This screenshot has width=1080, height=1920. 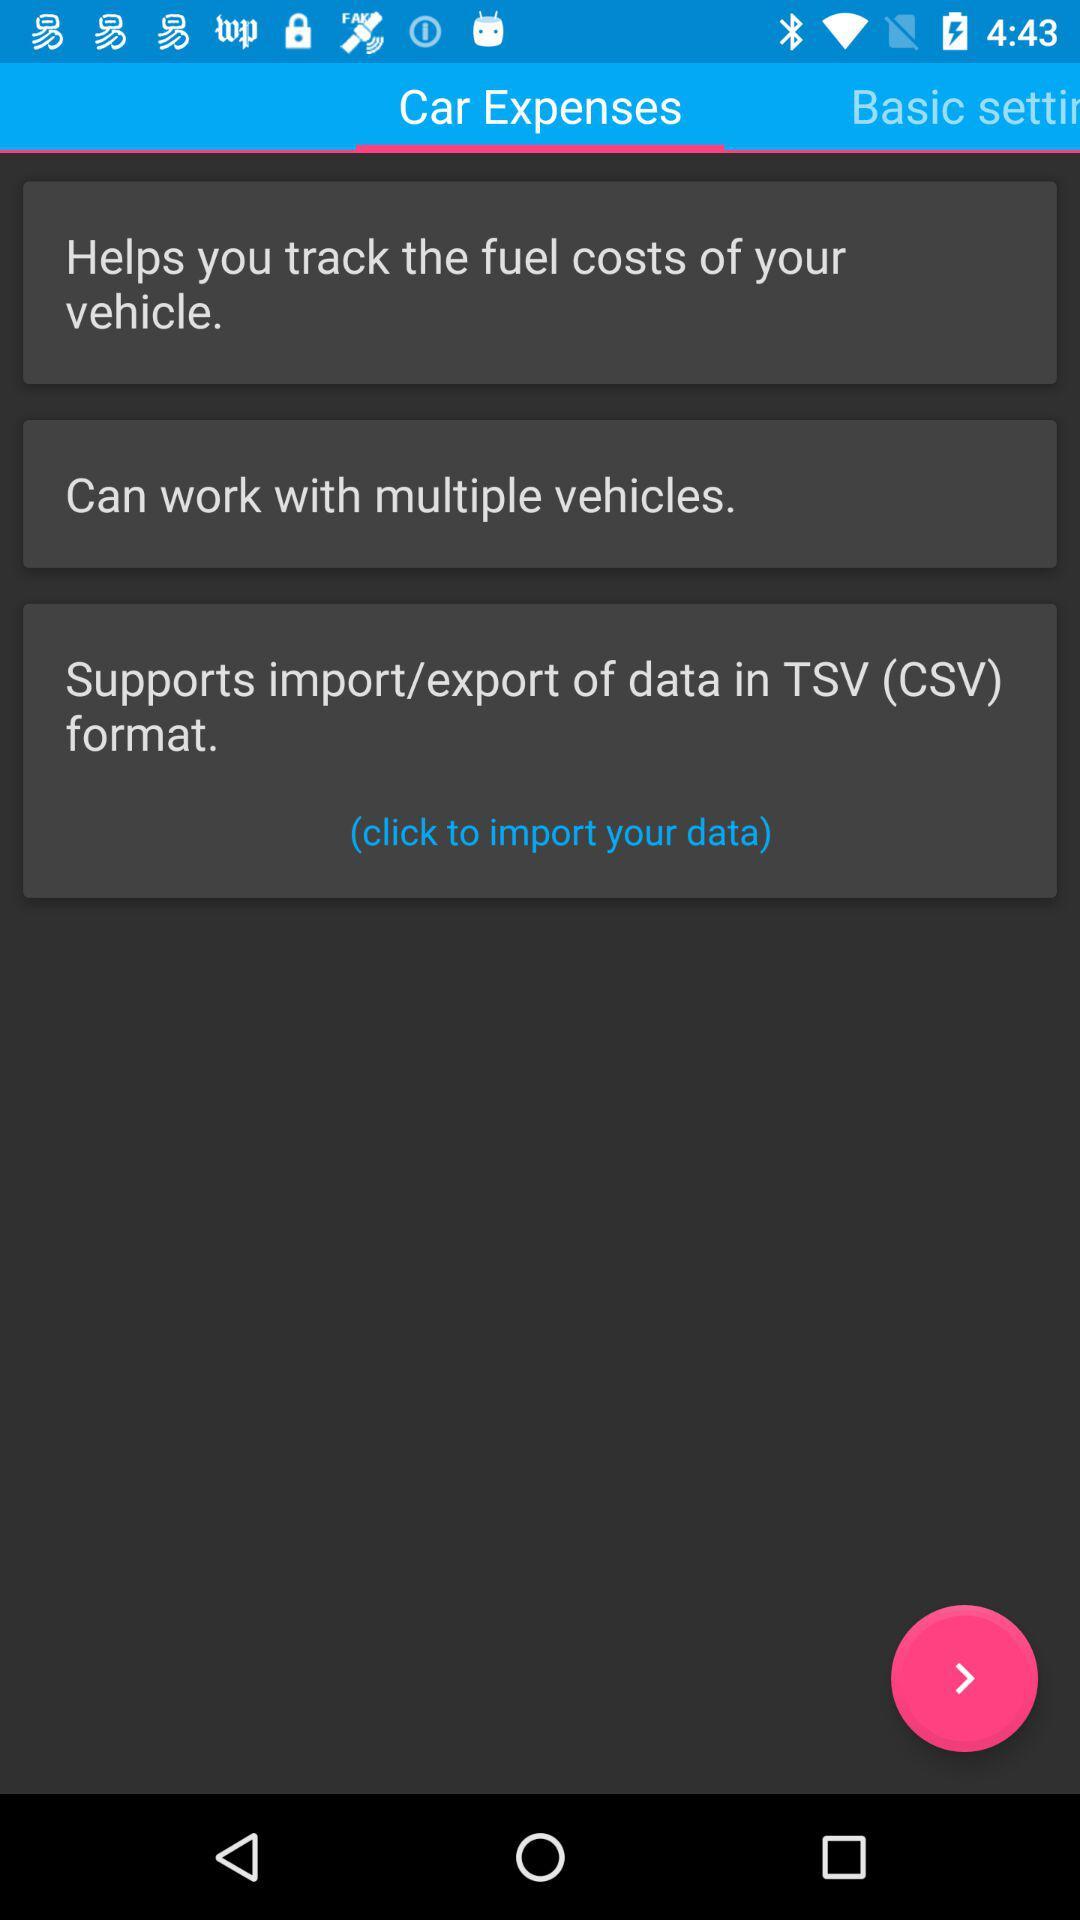 What do you see at coordinates (560, 830) in the screenshot?
I see `click to import icon` at bounding box center [560, 830].